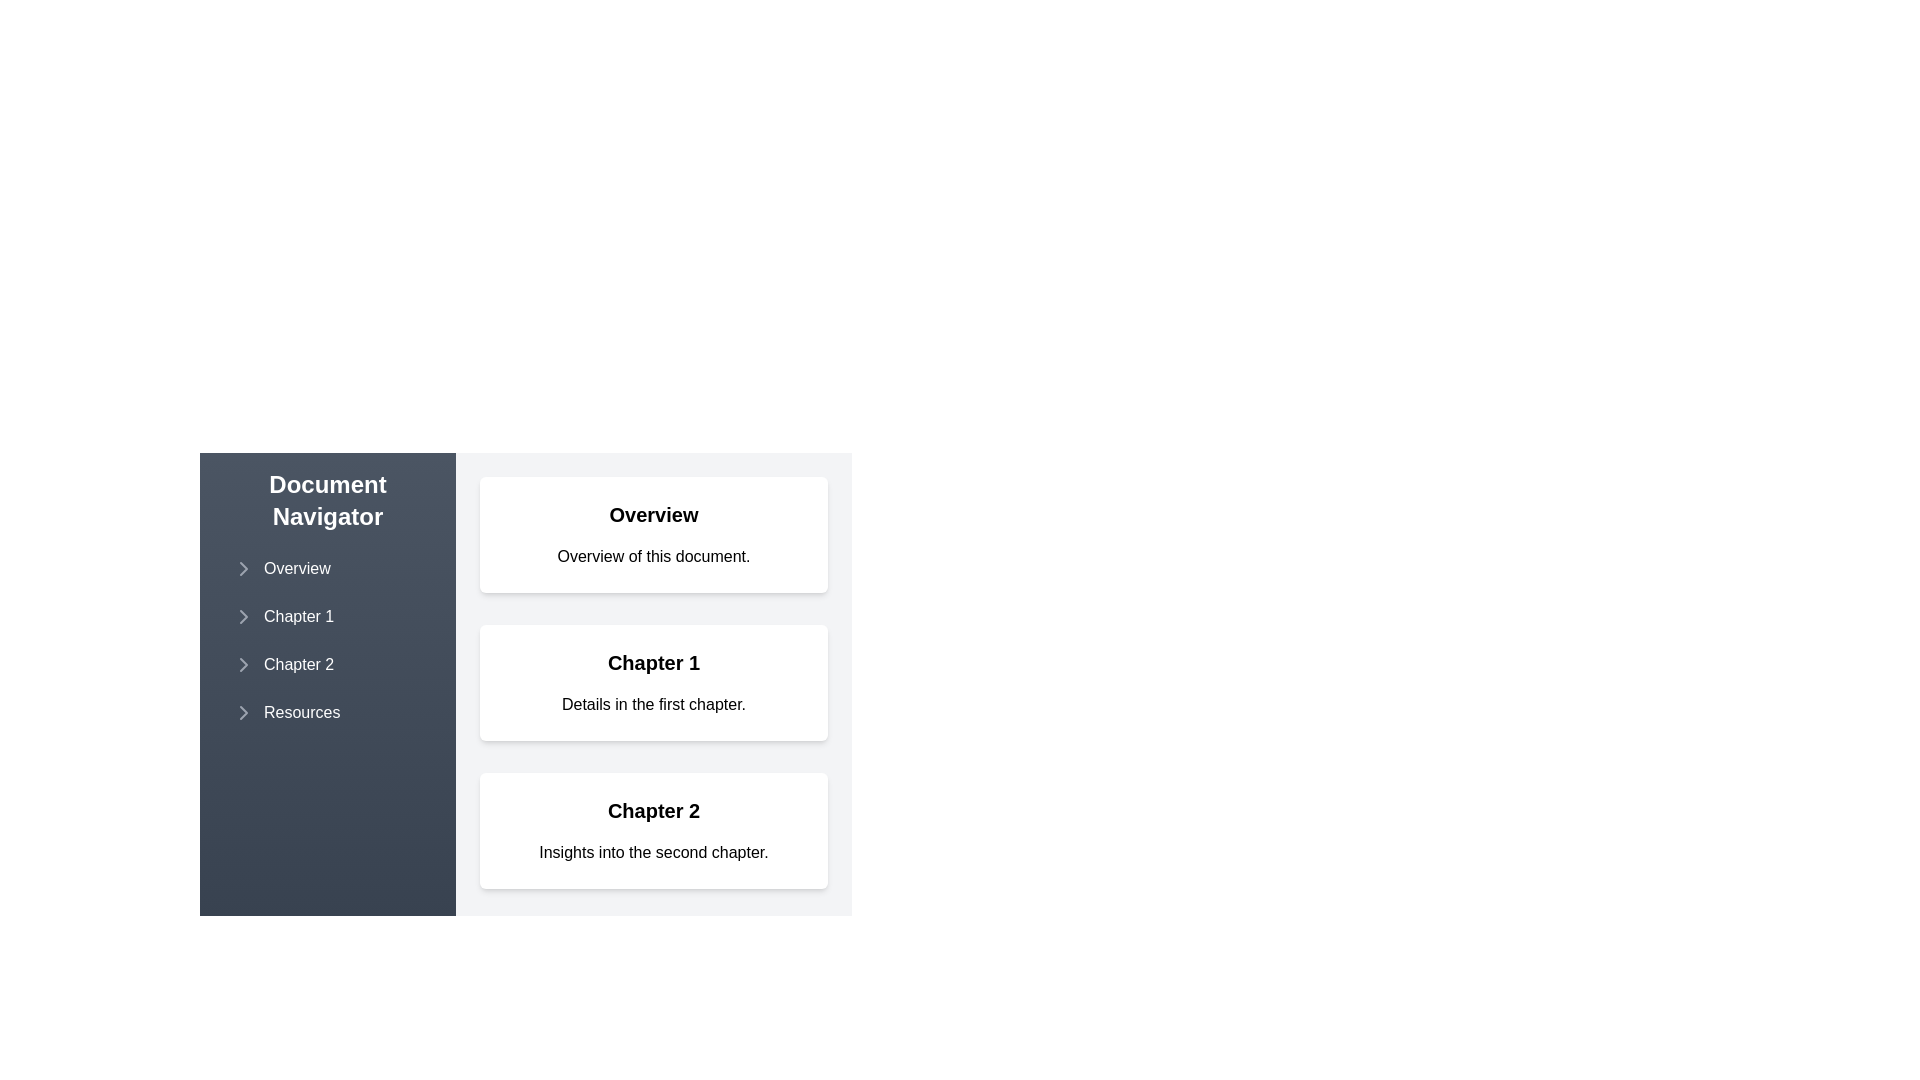 The width and height of the screenshot is (1920, 1080). What do you see at coordinates (653, 830) in the screenshot?
I see `the card titled 'Chapter 2' which features a bold title and a description below it, located in the center section of the layout` at bounding box center [653, 830].